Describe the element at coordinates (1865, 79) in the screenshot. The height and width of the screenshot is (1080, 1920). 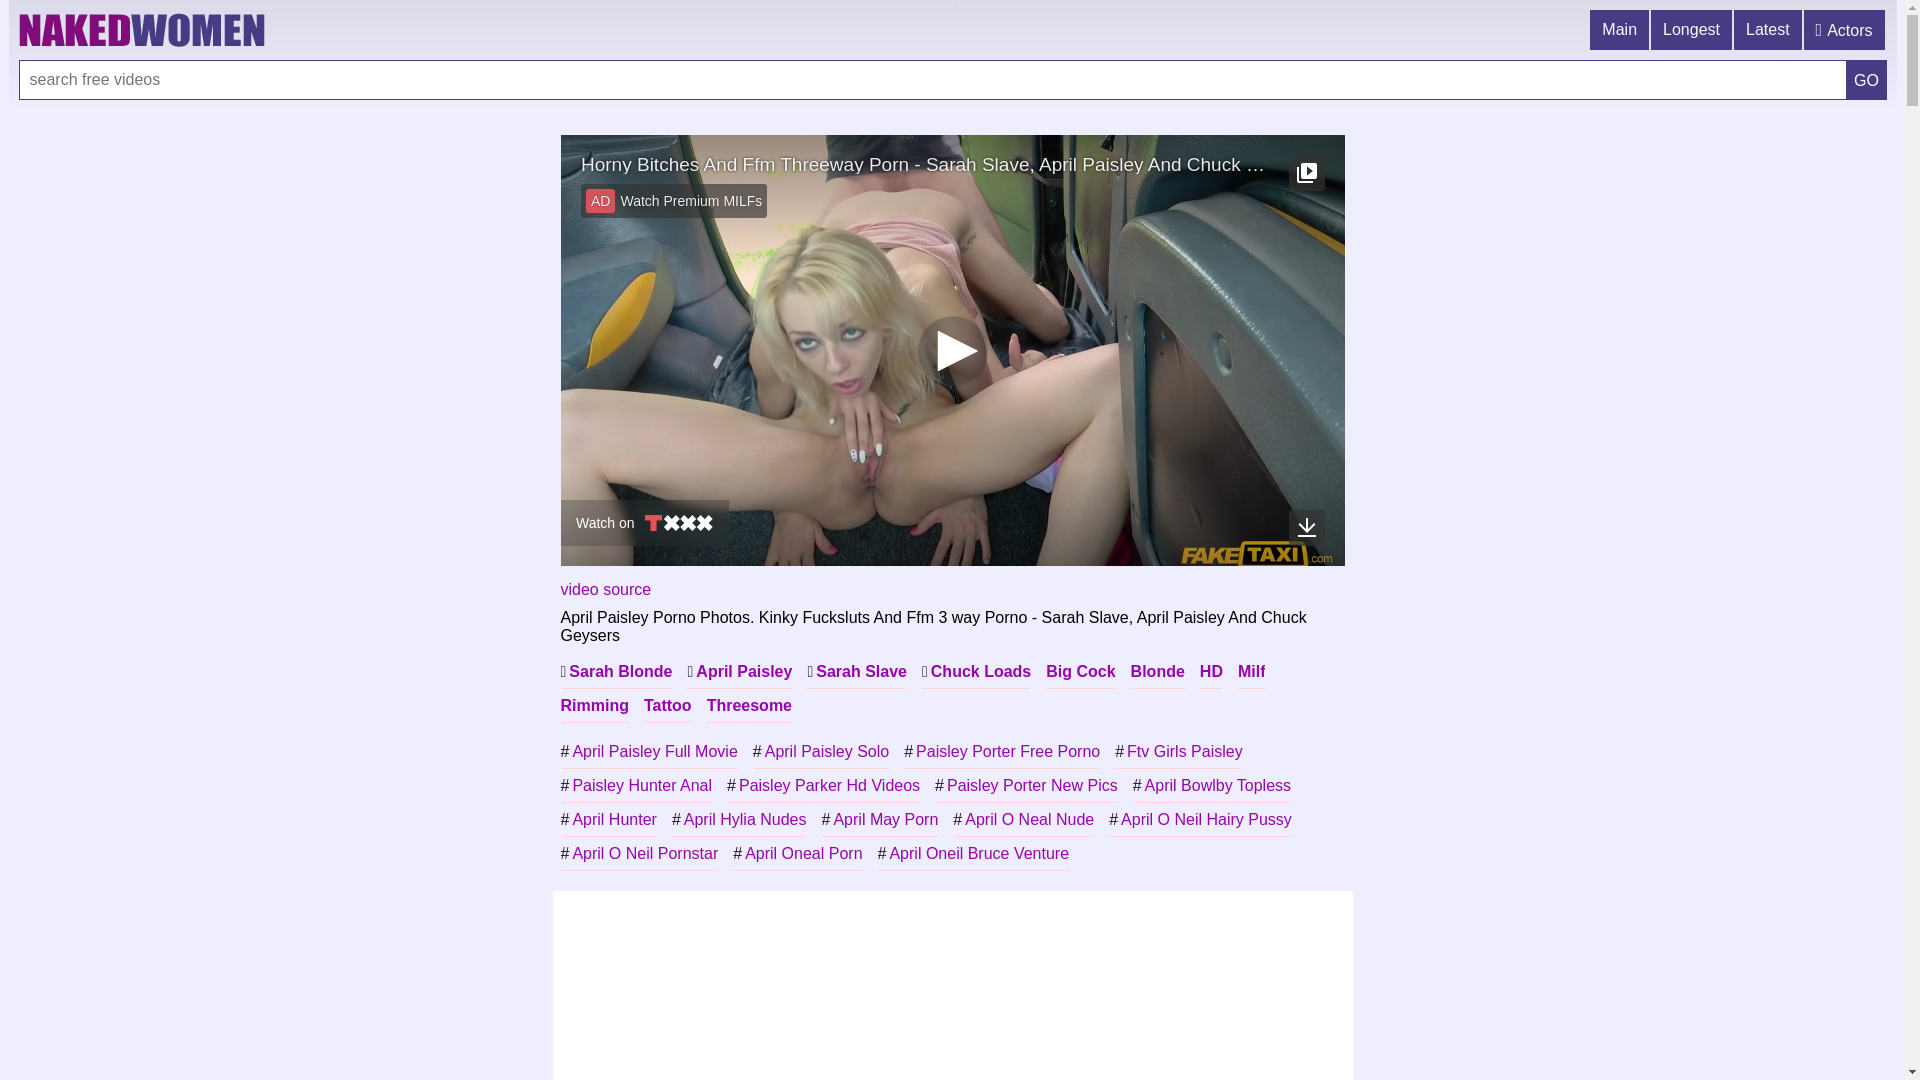
I see `'GO'` at that location.